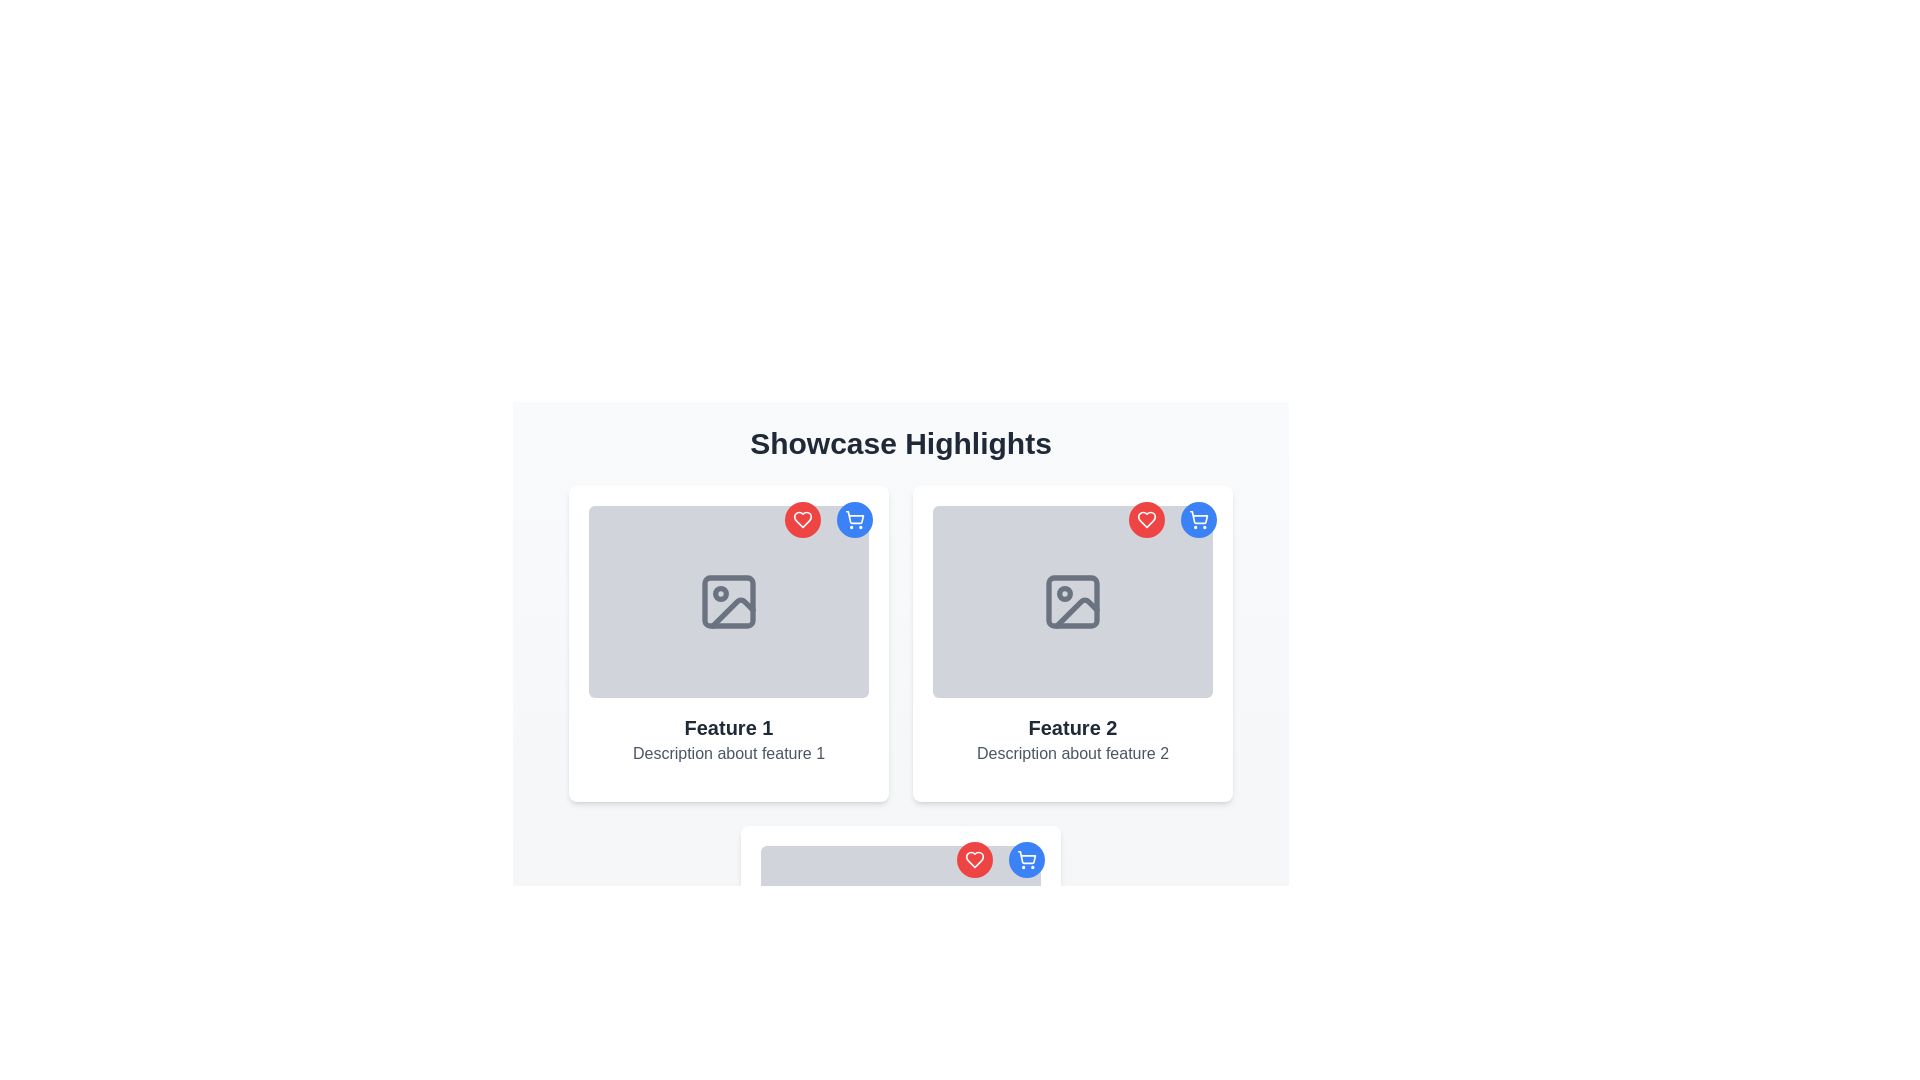  Describe the element at coordinates (728, 600) in the screenshot. I see `the small rounded rectangle in the SVG icon of the 'Feature 1' card, styled in light gray color` at that location.